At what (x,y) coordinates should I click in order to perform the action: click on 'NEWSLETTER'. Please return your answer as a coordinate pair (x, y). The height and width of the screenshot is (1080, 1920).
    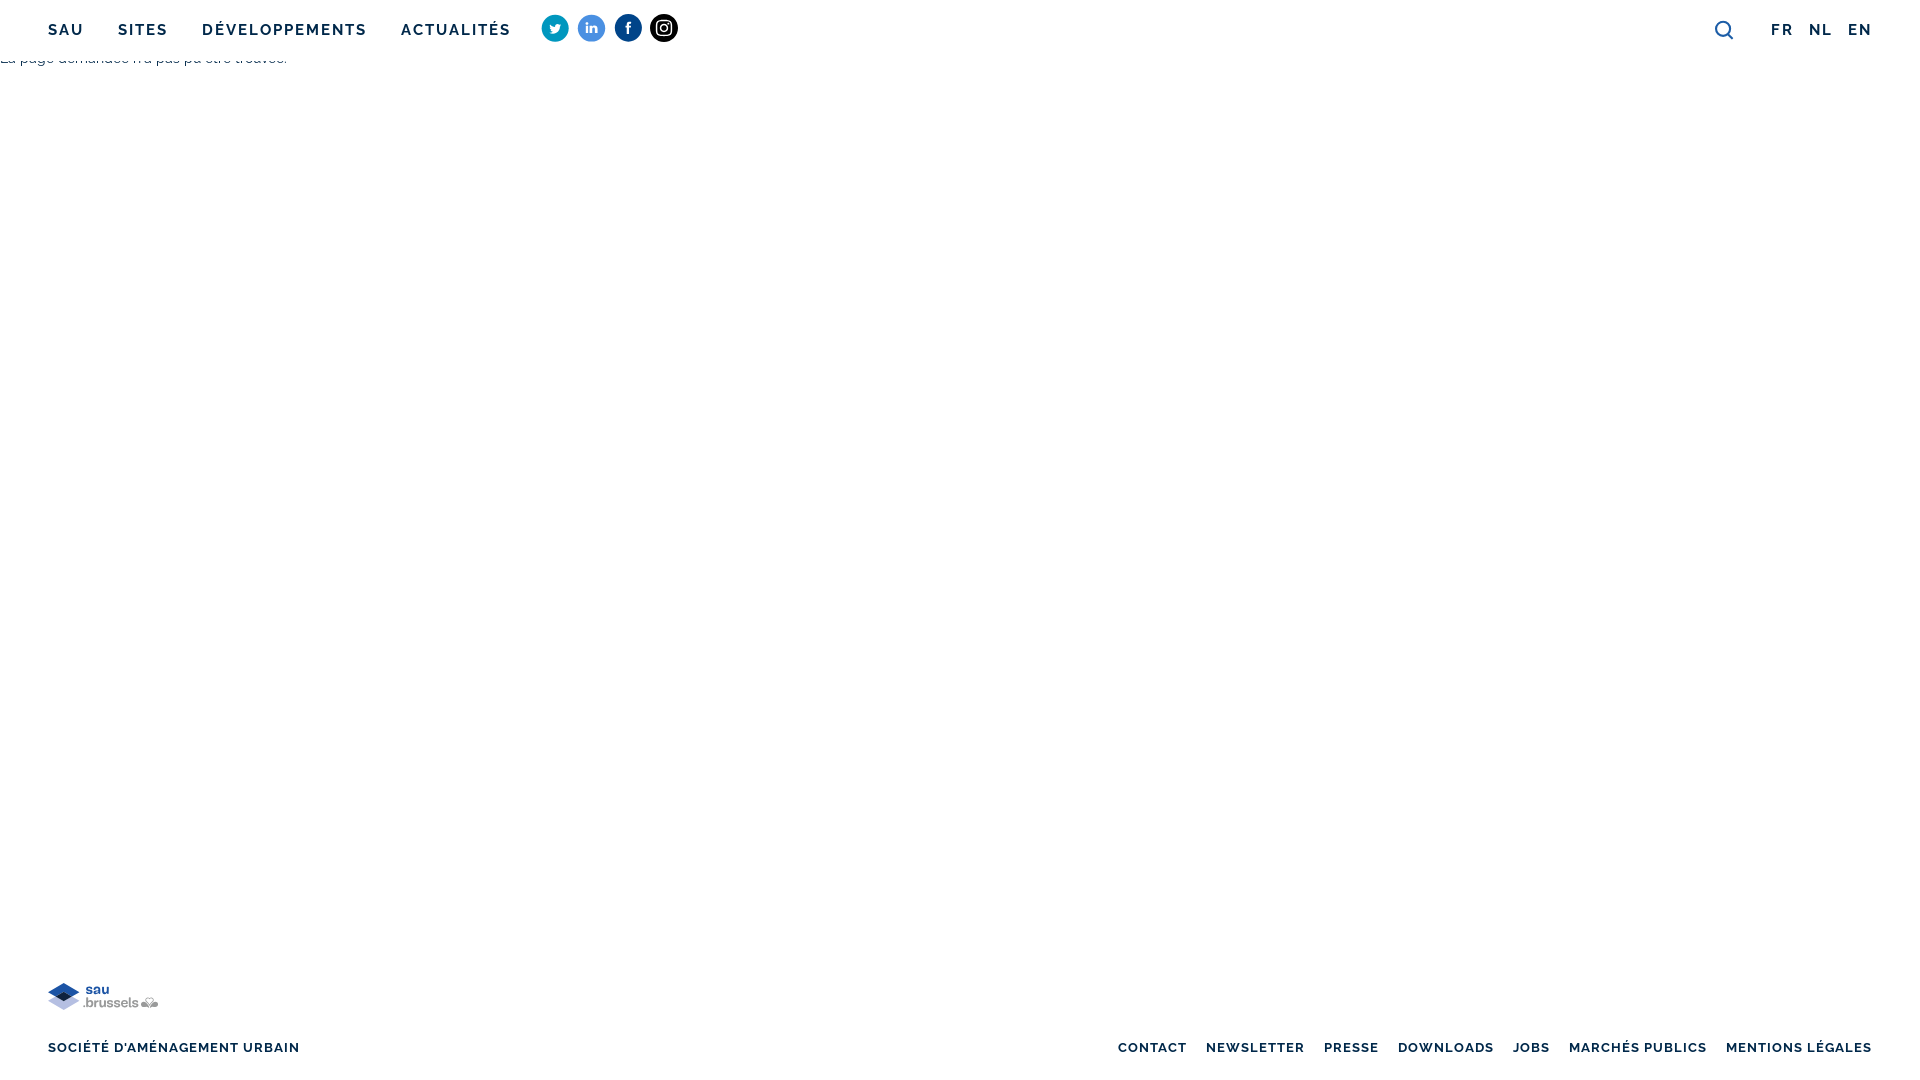
    Looking at the image, I should click on (1254, 1046).